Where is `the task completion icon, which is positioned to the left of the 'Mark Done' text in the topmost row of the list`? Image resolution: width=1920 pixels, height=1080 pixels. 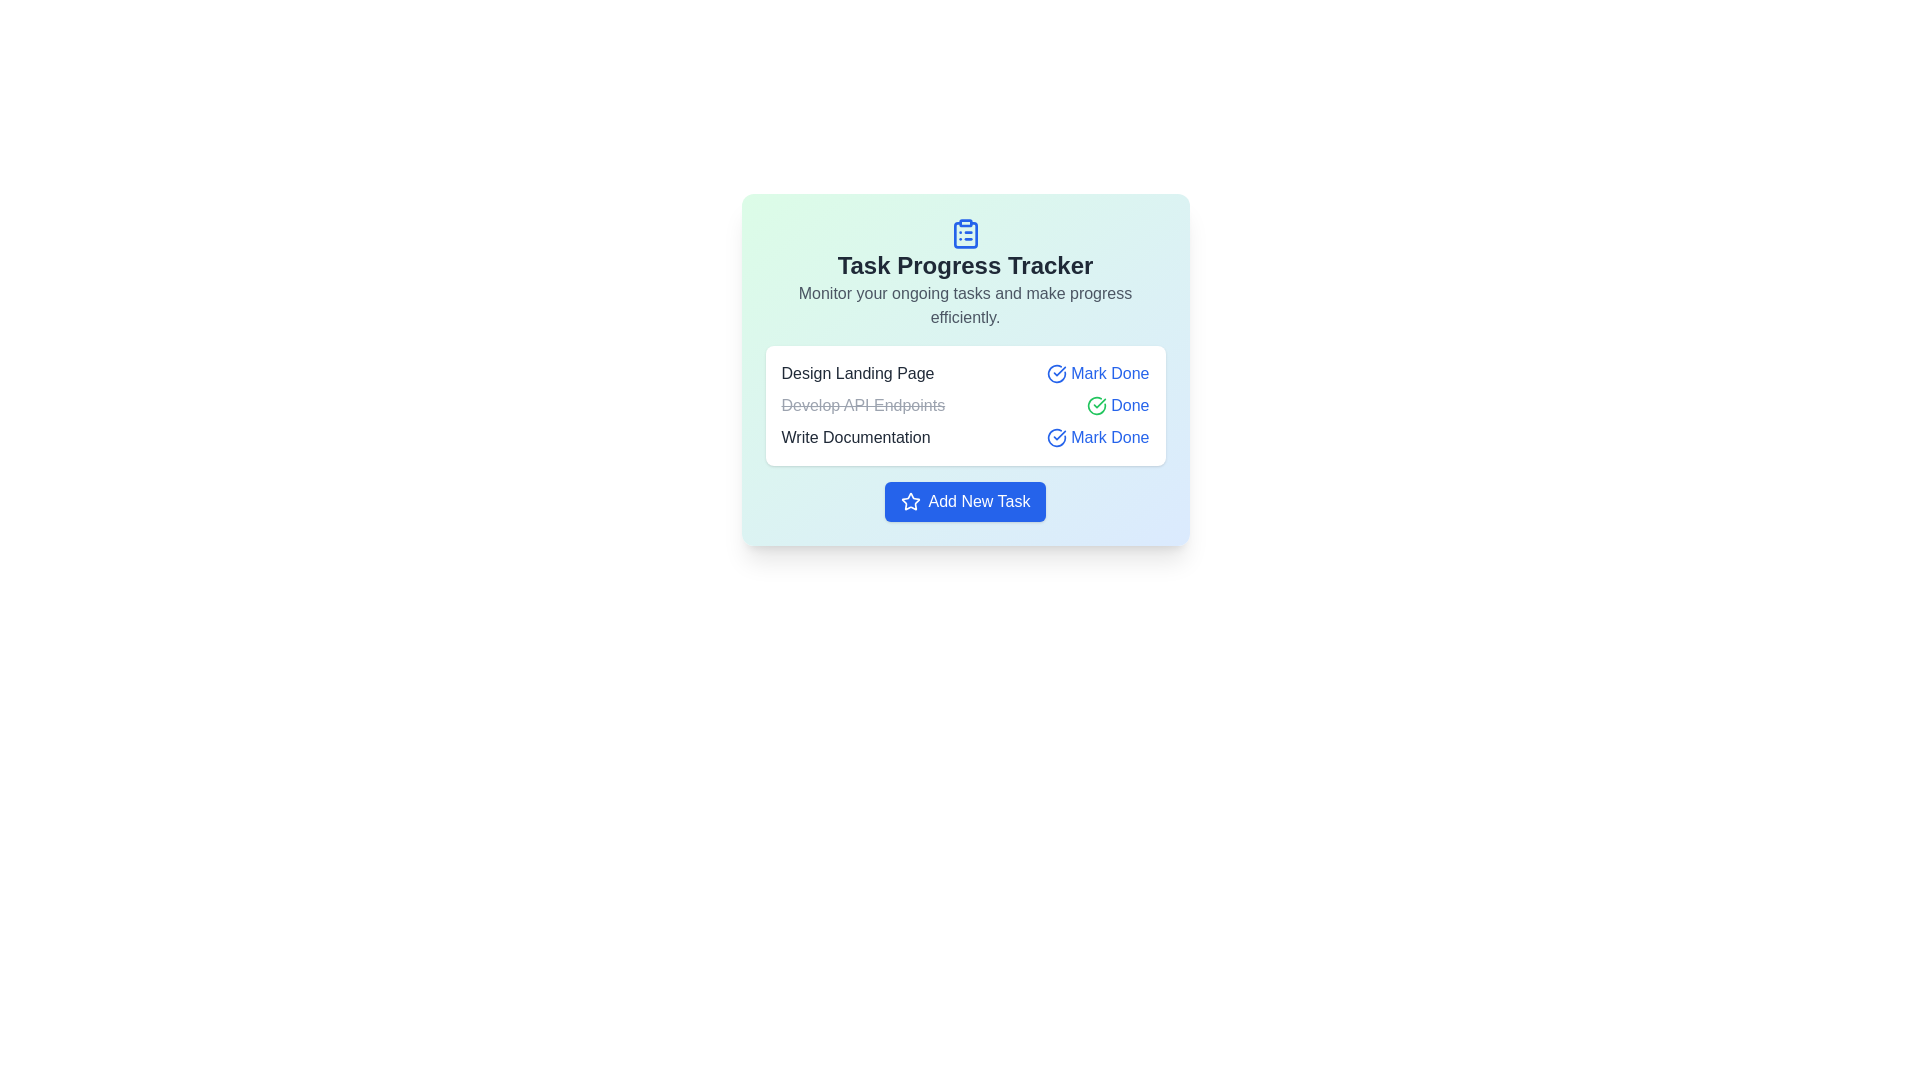 the task completion icon, which is positioned to the left of the 'Mark Done' text in the topmost row of the list is located at coordinates (1056, 437).